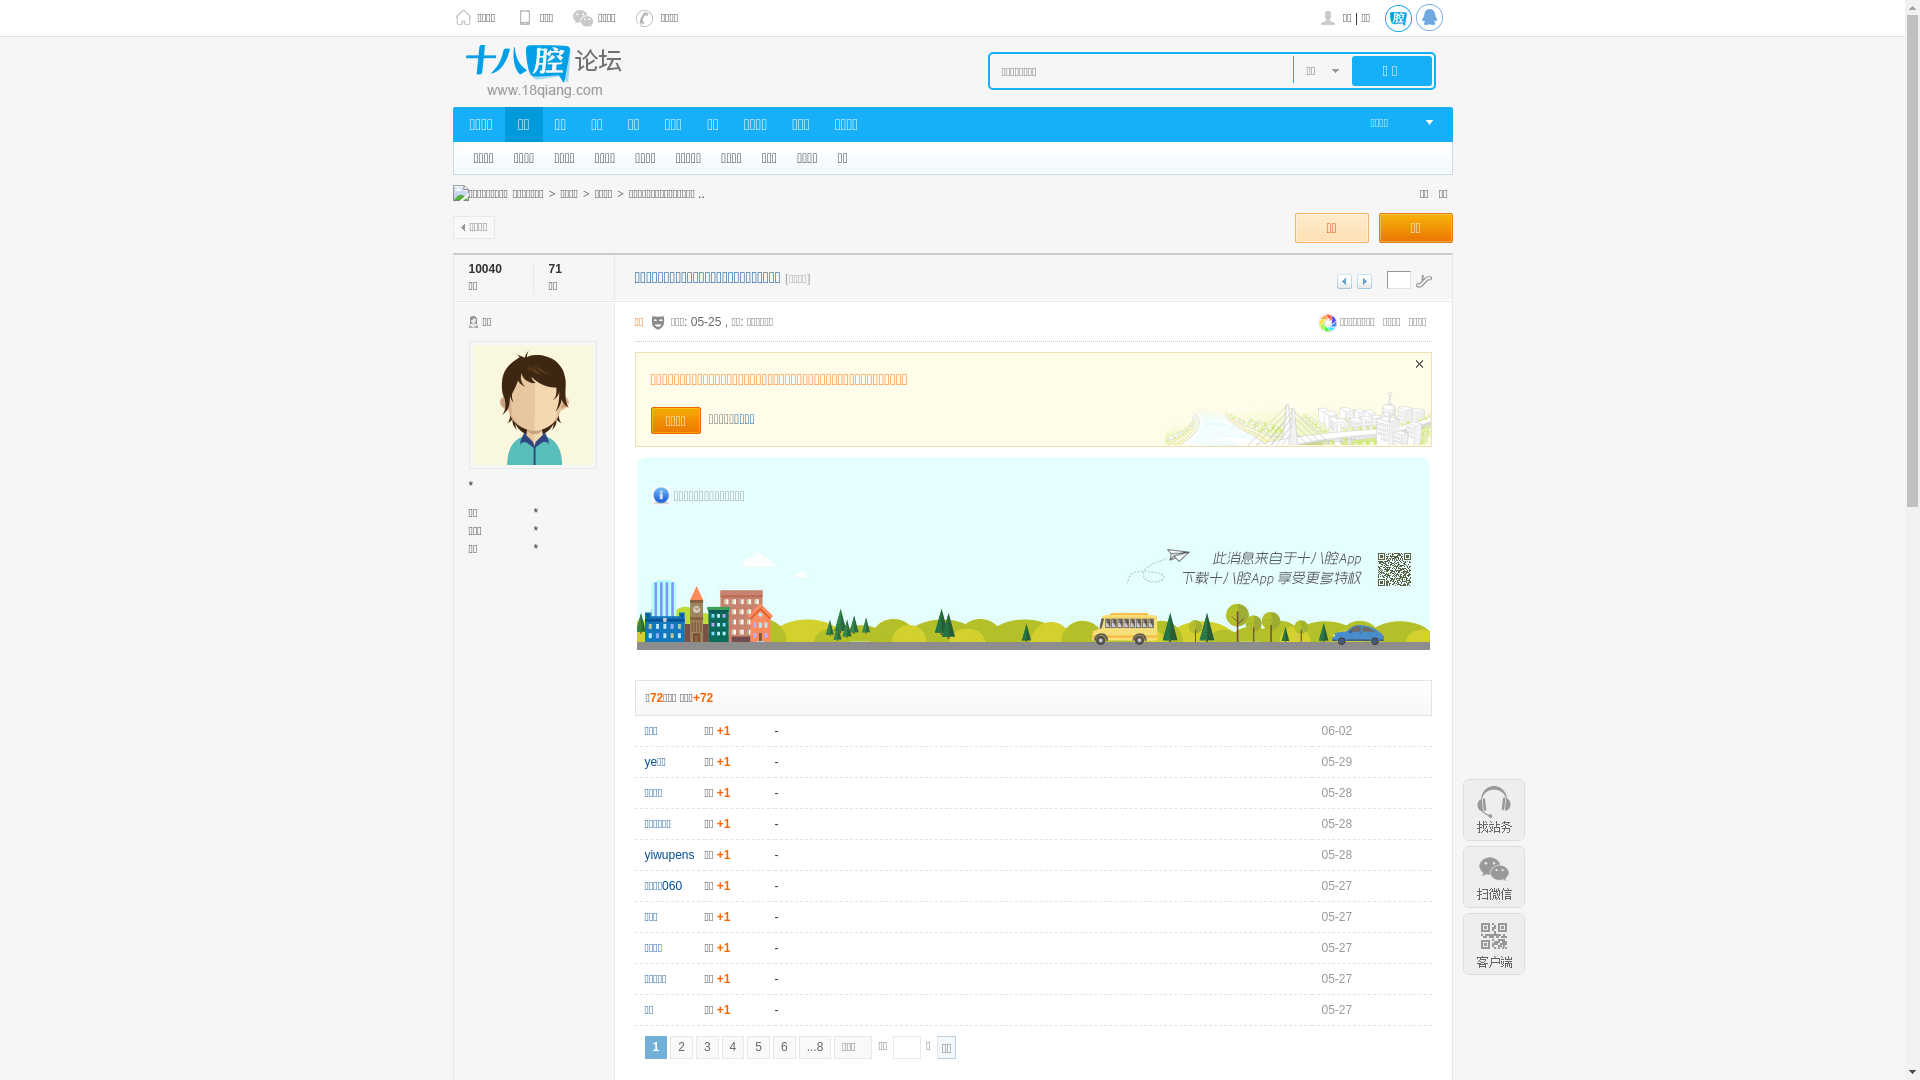 The image size is (1920, 1080). Describe the element at coordinates (815, 1046) in the screenshot. I see `'...8'` at that location.